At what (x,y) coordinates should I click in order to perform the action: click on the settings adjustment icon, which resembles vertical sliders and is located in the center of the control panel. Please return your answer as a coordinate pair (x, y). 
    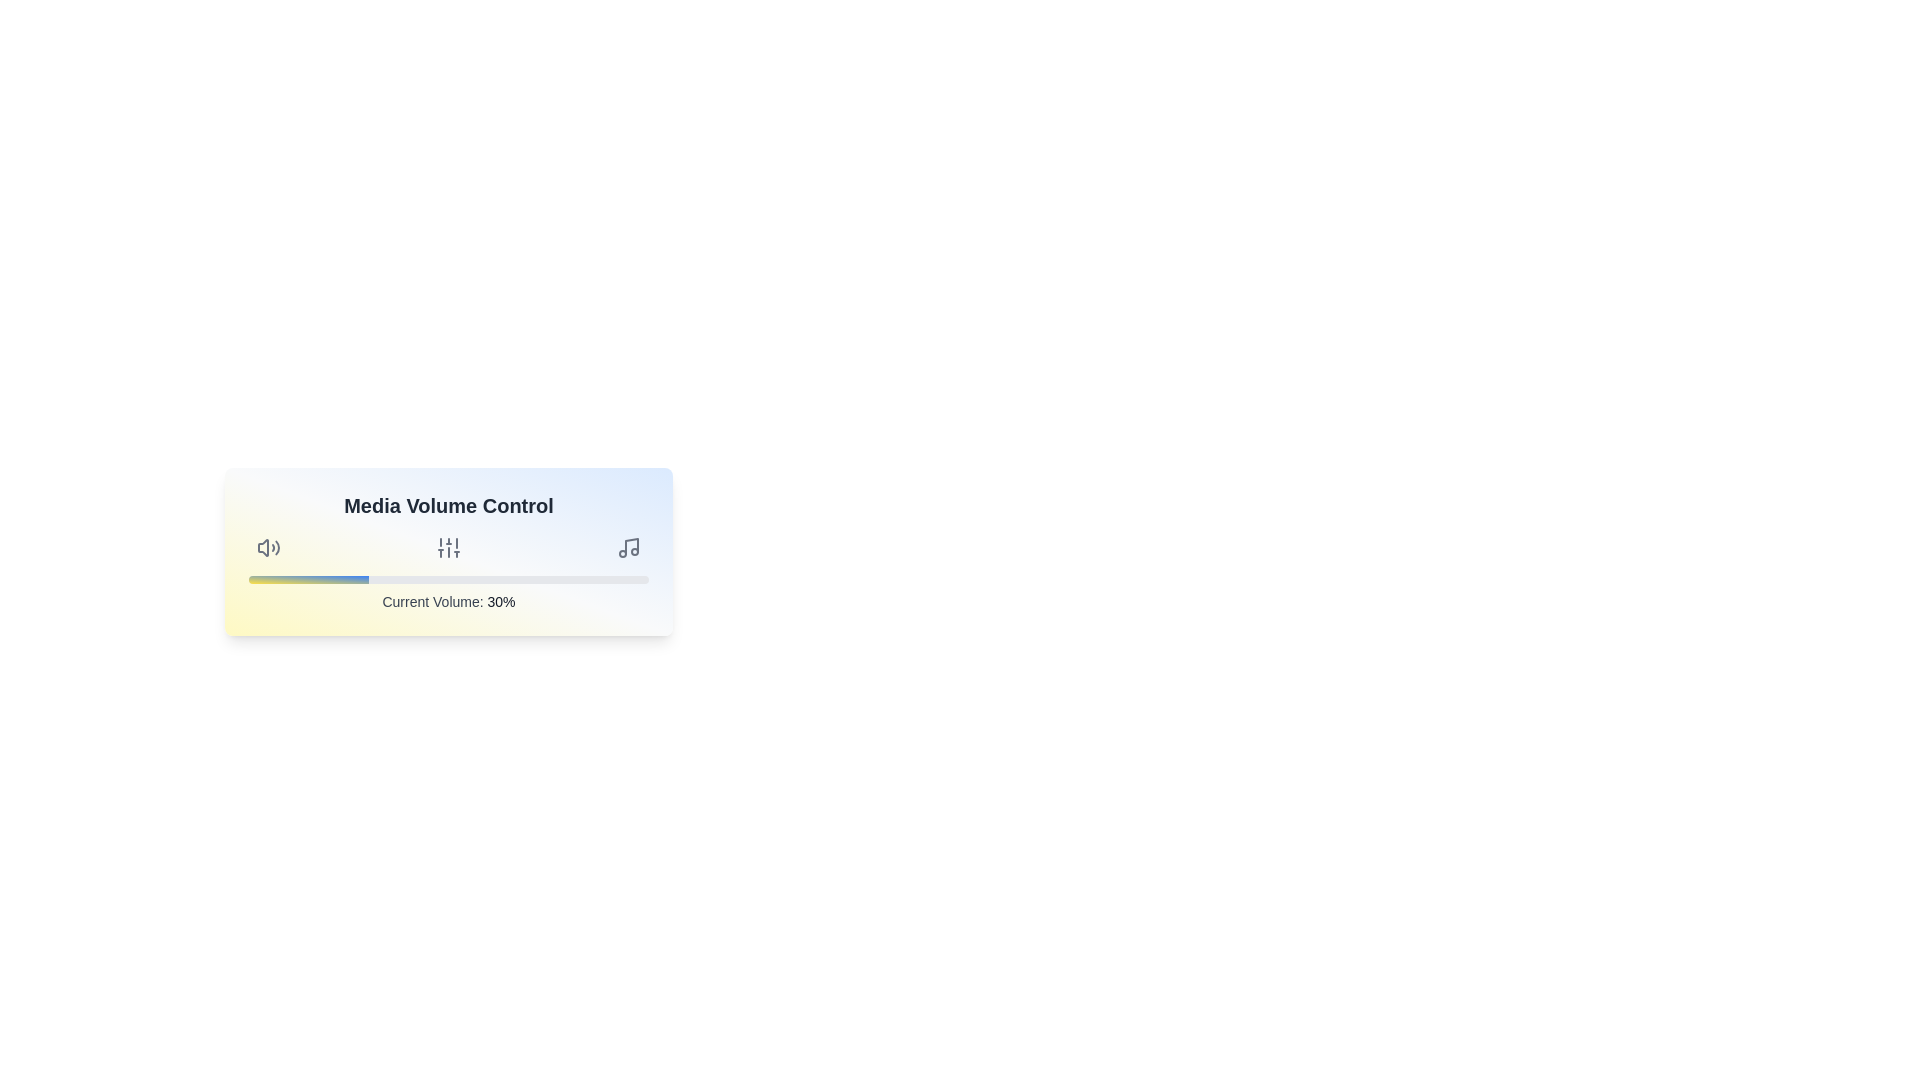
    Looking at the image, I should click on (448, 547).